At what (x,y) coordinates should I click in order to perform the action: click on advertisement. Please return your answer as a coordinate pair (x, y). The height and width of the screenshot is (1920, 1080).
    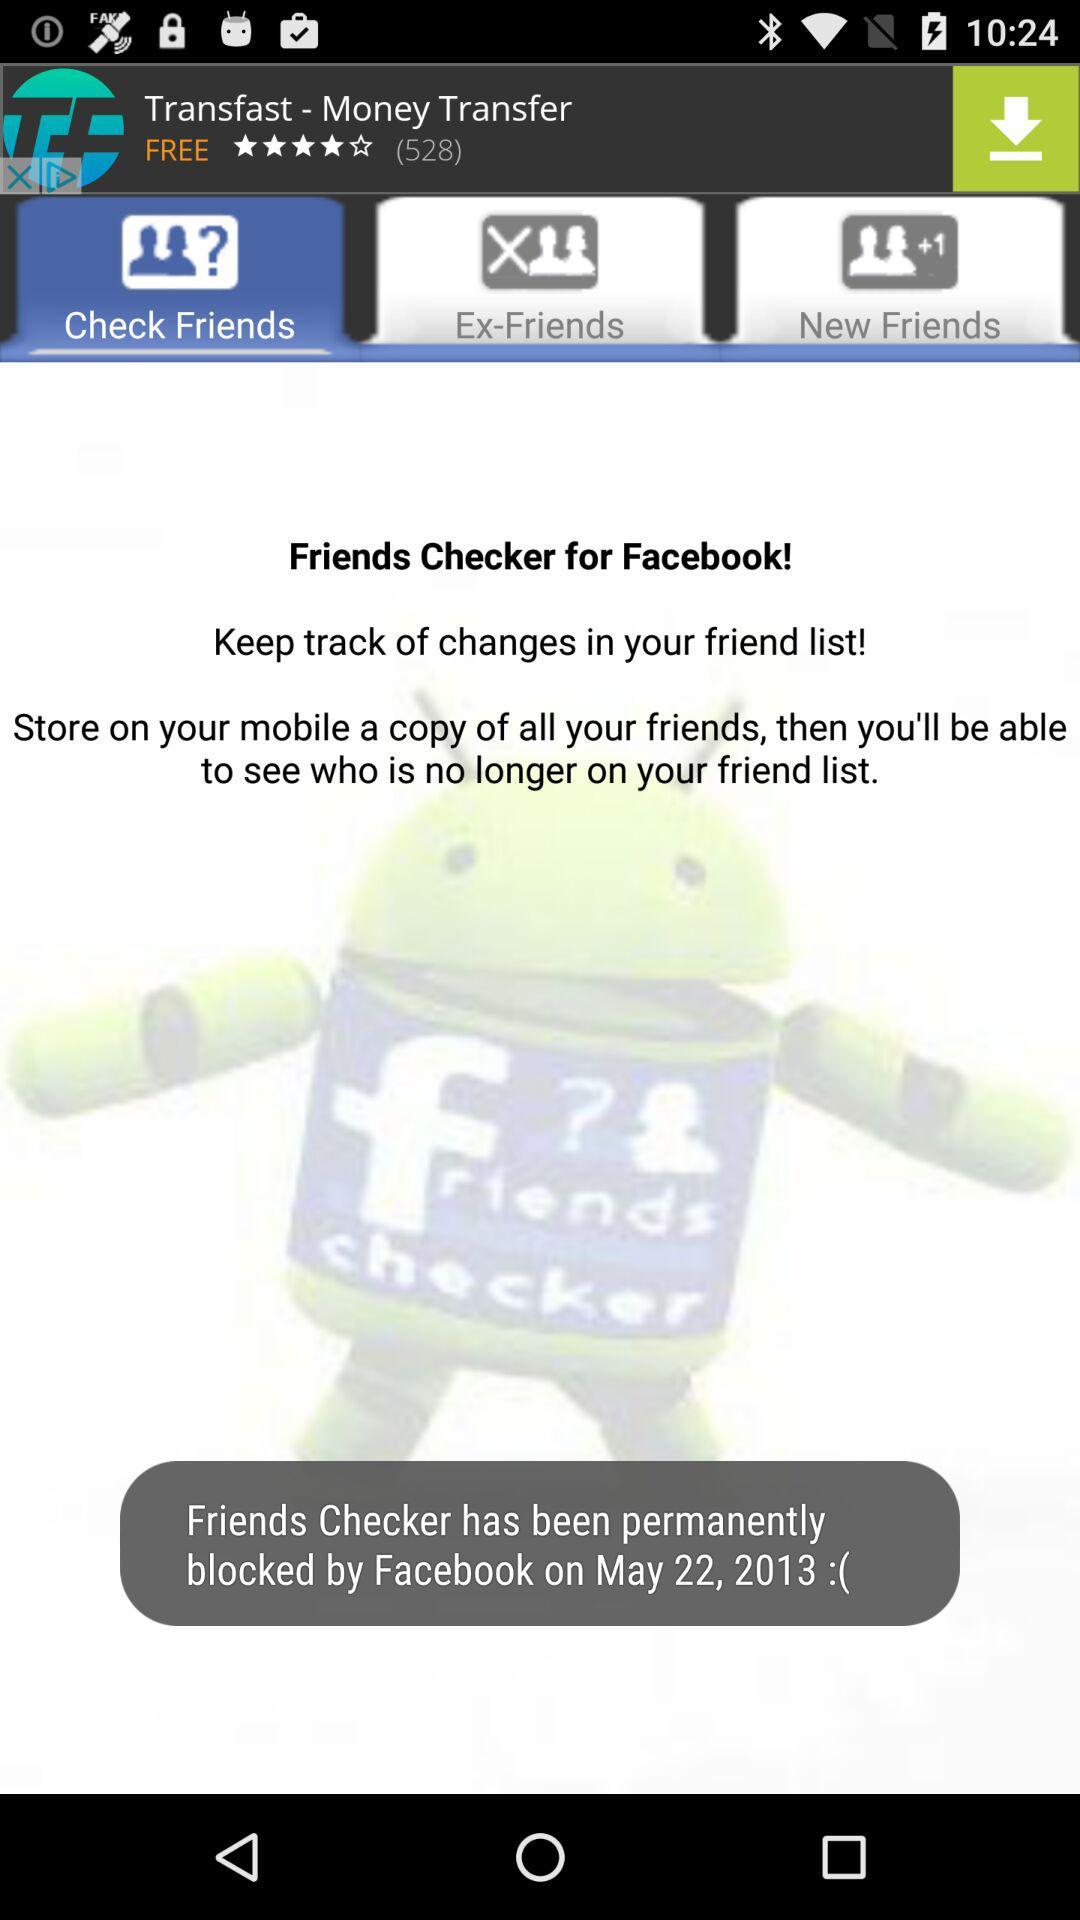
    Looking at the image, I should click on (540, 127).